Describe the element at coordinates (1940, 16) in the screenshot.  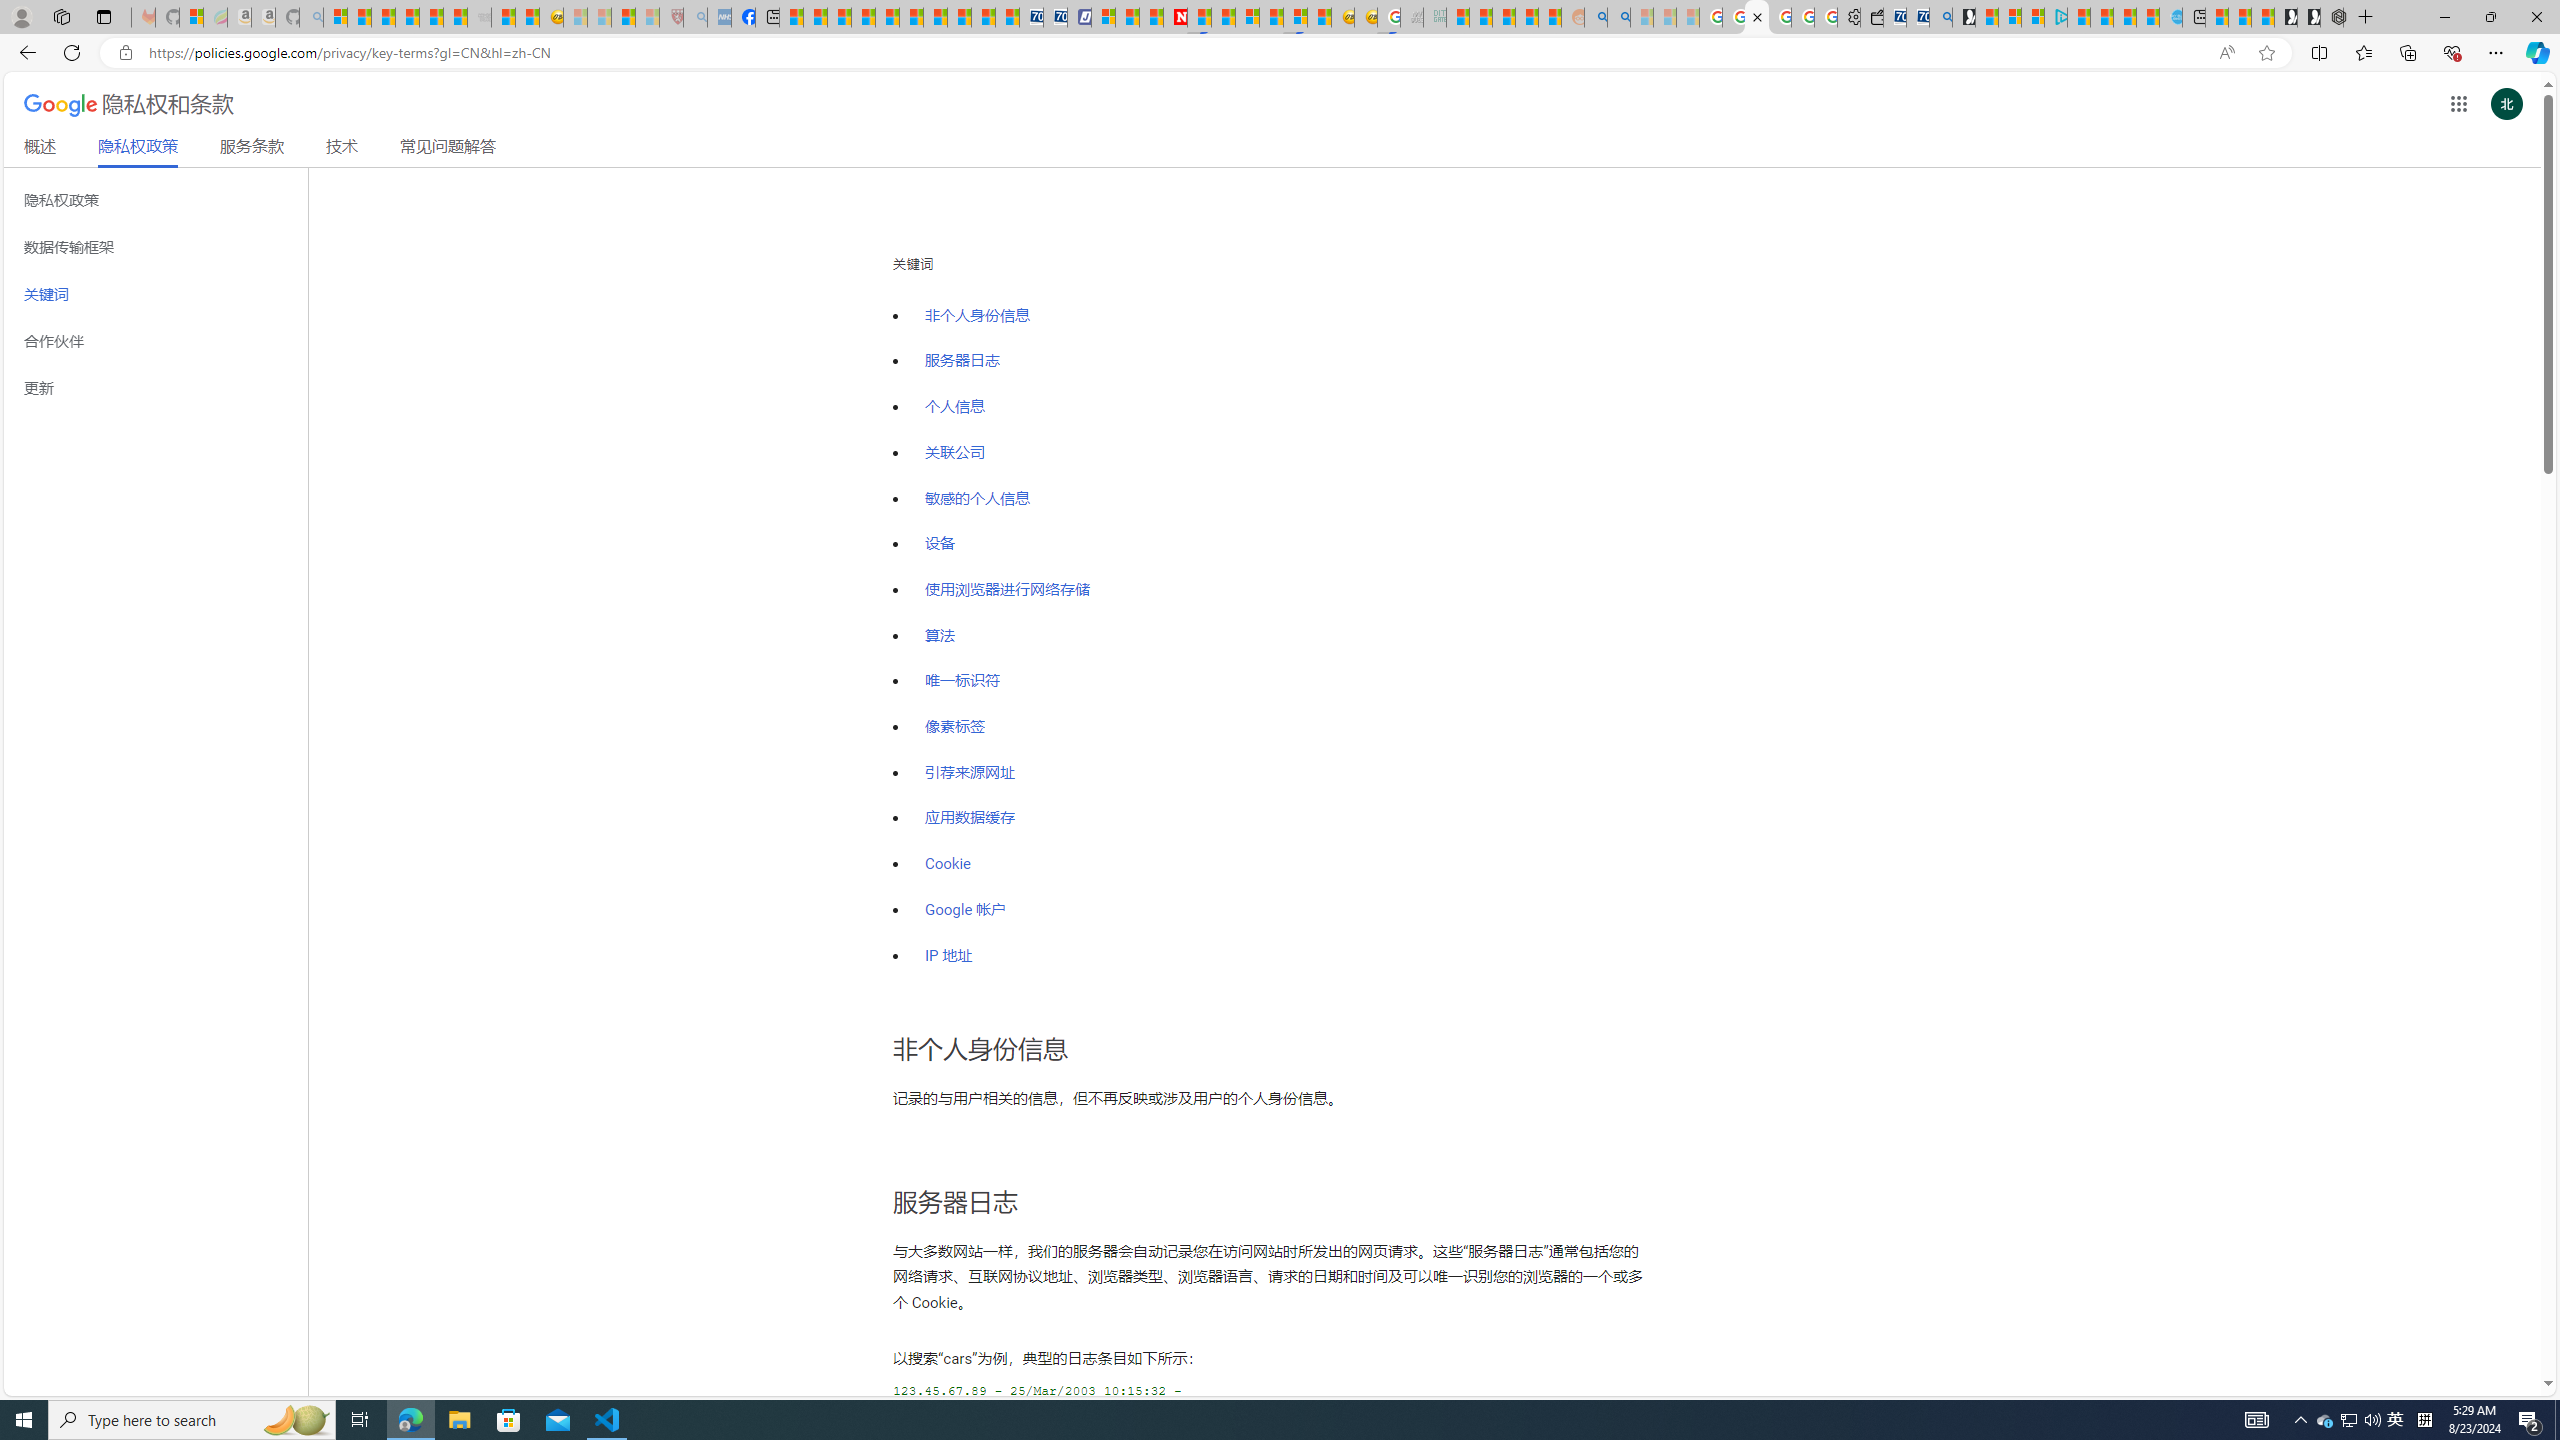
I see `'Bing Real Estate - Home sales and rental listings'` at that location.